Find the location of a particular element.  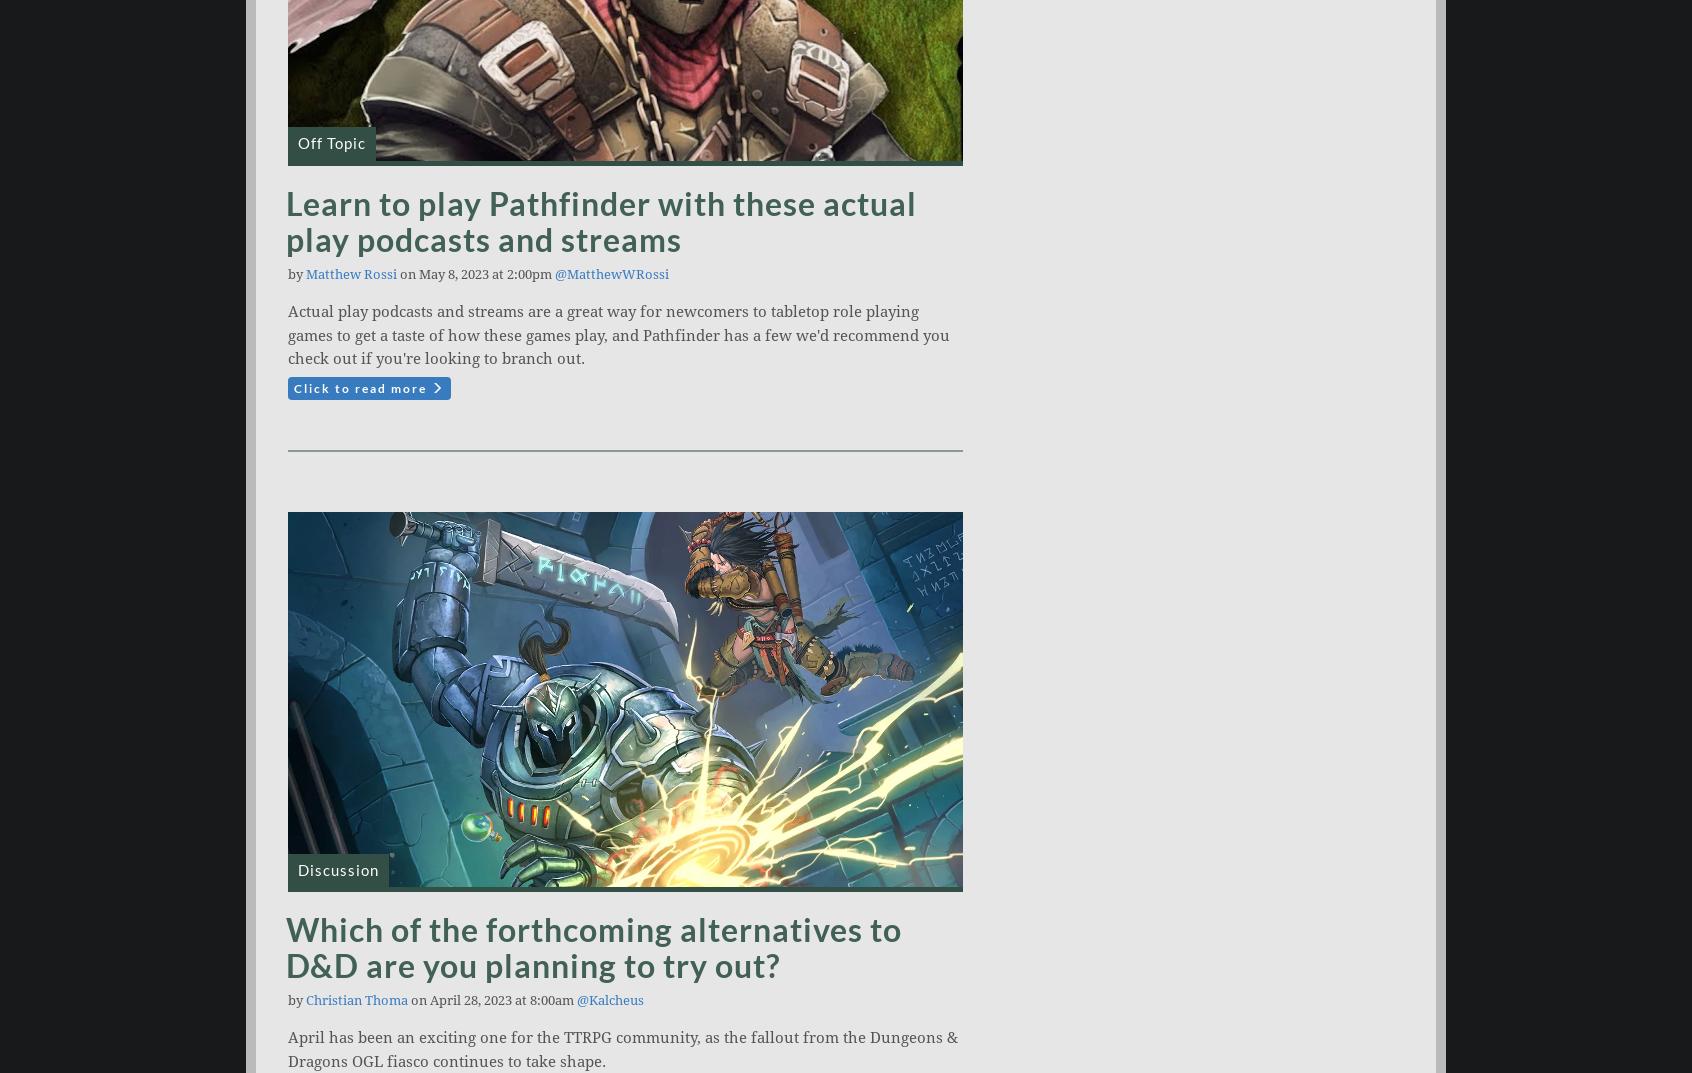

'on April 28, 2023 at 8:00am' is located at coordinates (491, 999).